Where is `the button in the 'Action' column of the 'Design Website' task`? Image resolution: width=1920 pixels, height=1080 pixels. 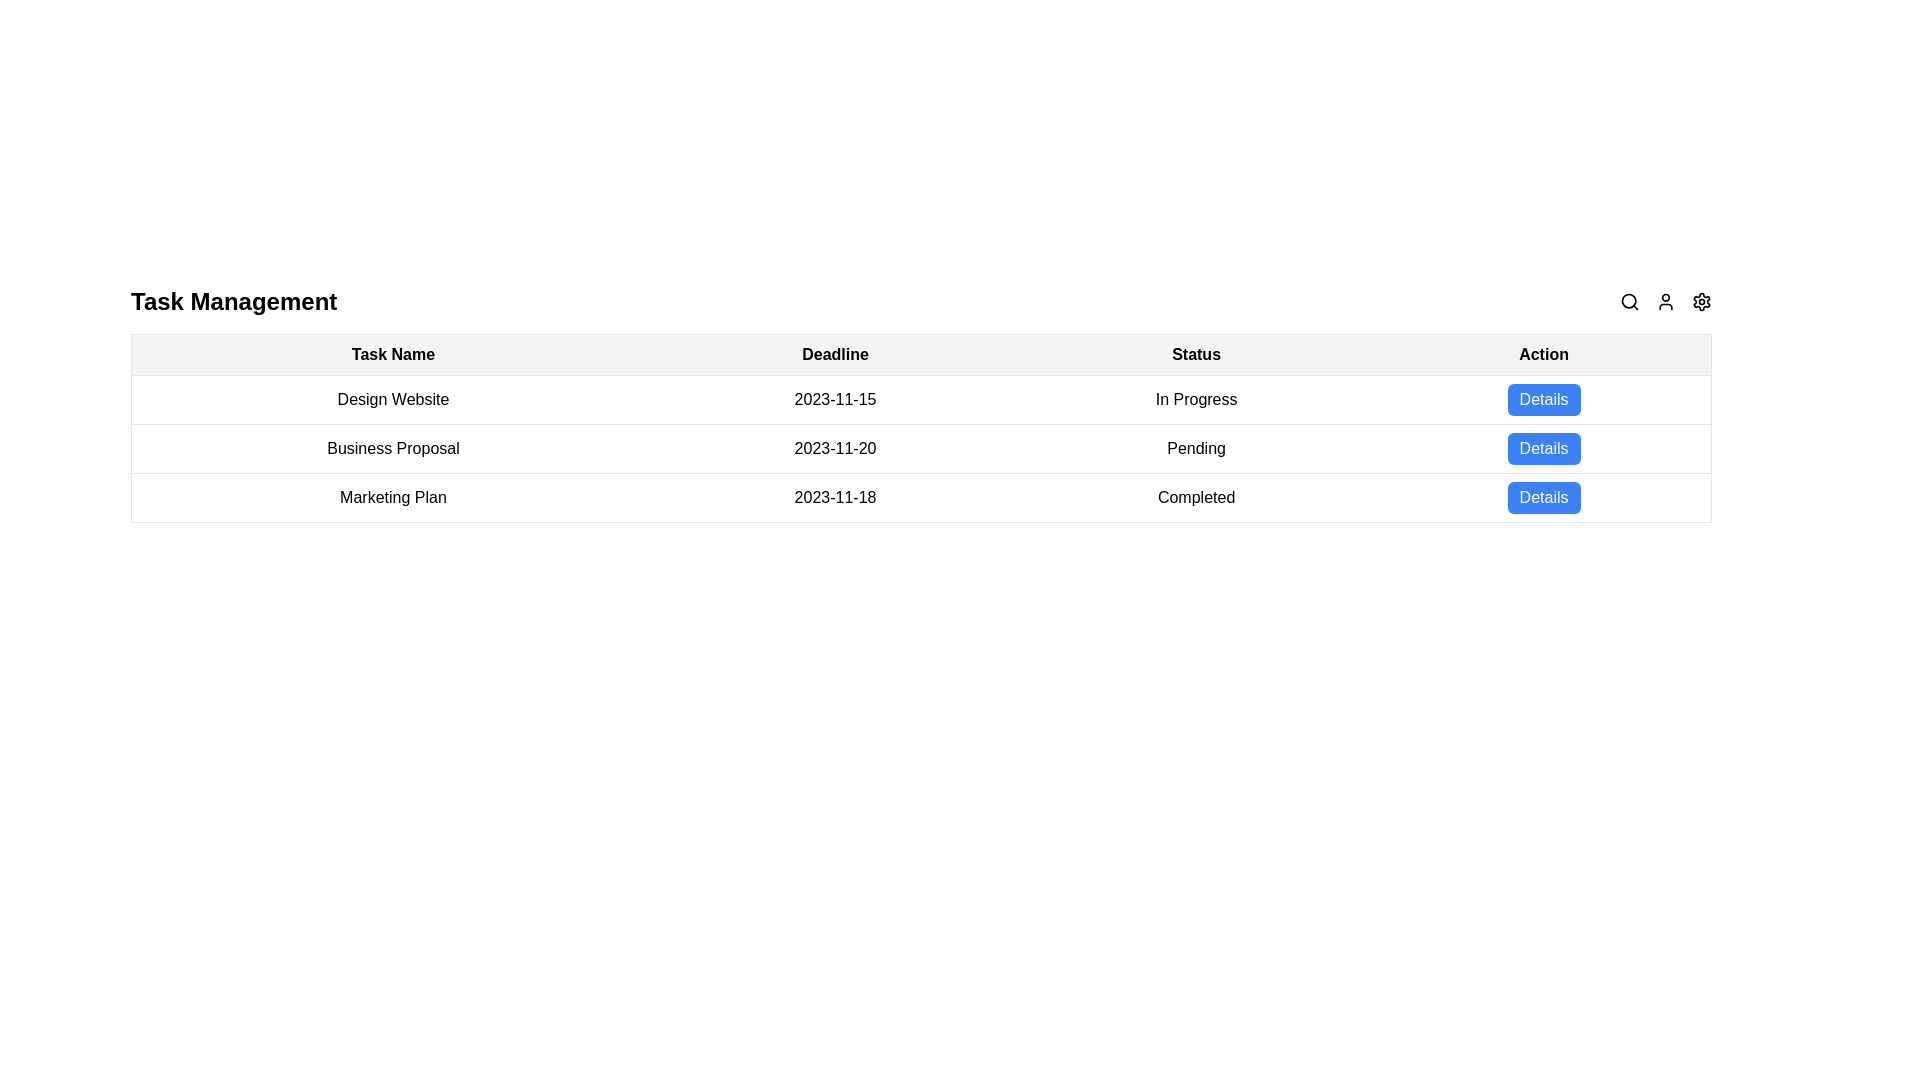
the button in the 'Action' column of the 'Design Website' task is located at coordinates (1543, 400).